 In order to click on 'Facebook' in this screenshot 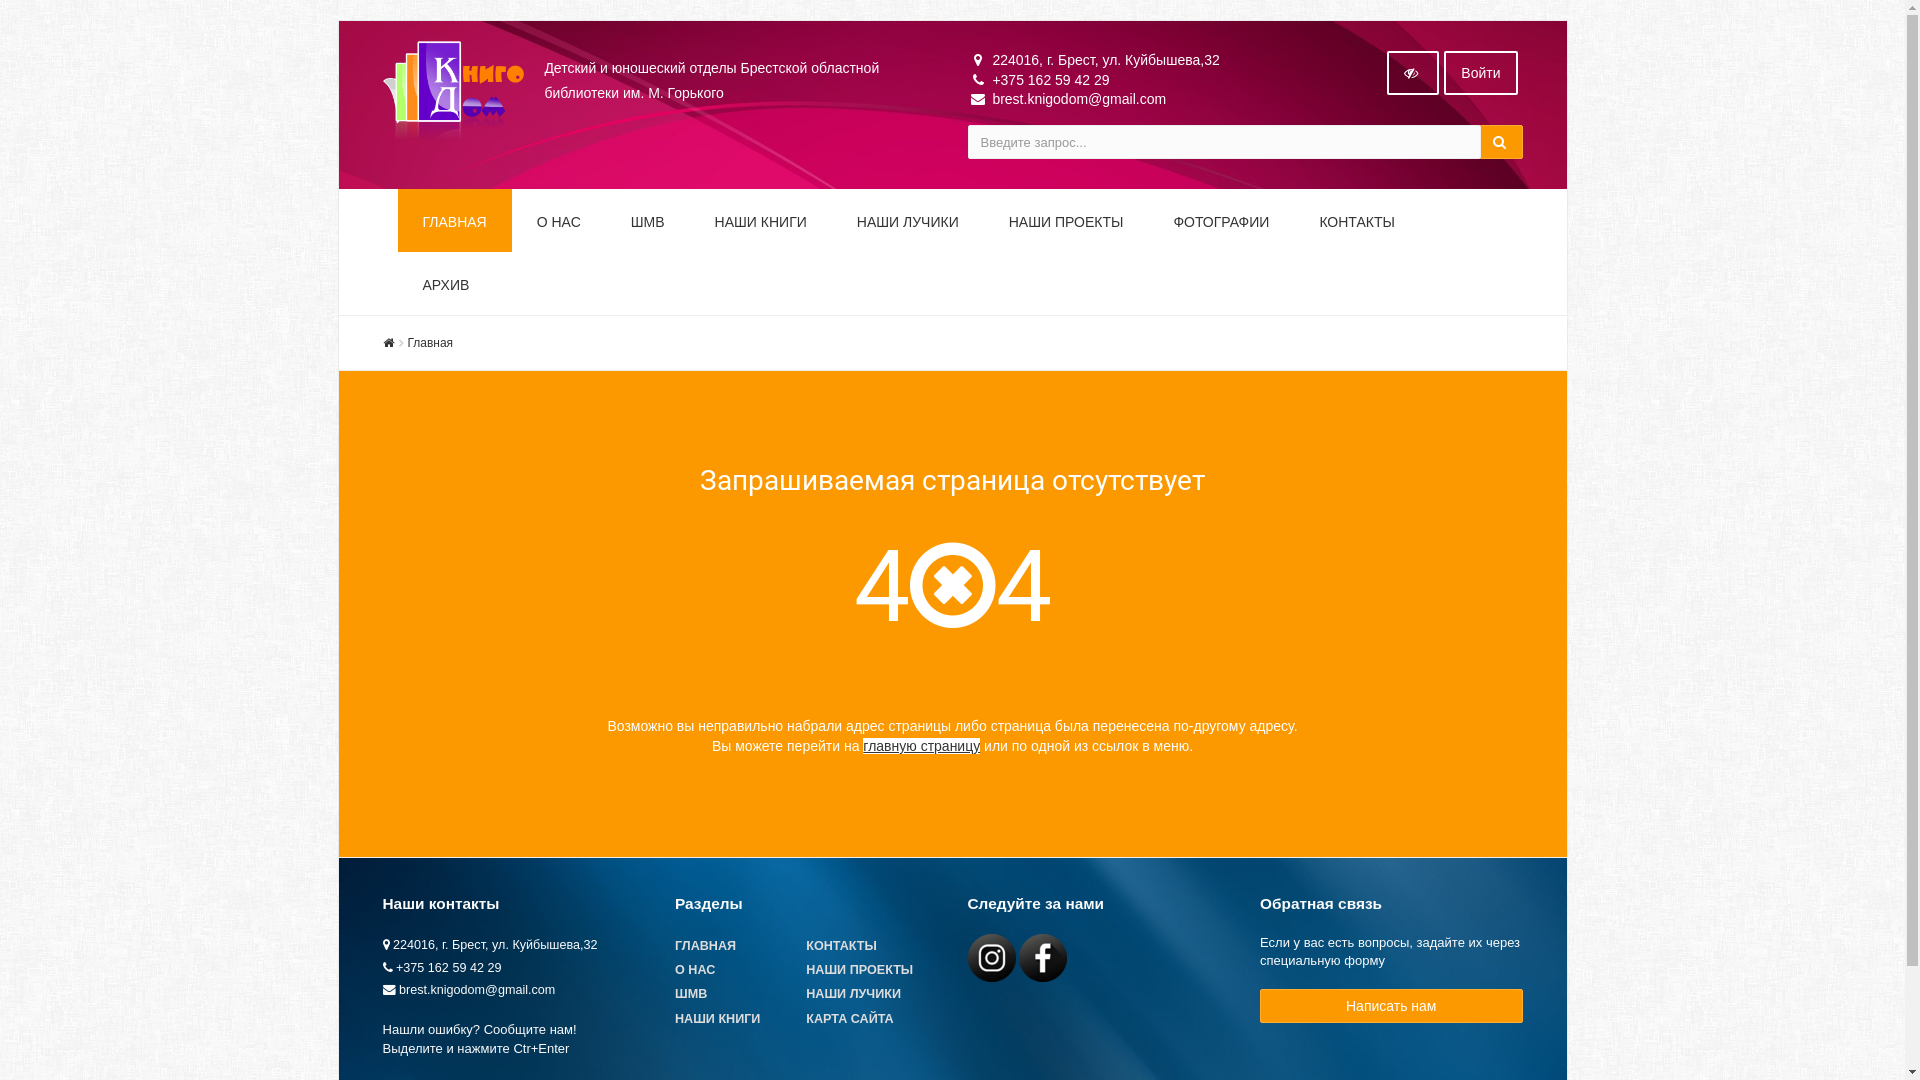, I will do `click(1018, 956)`.